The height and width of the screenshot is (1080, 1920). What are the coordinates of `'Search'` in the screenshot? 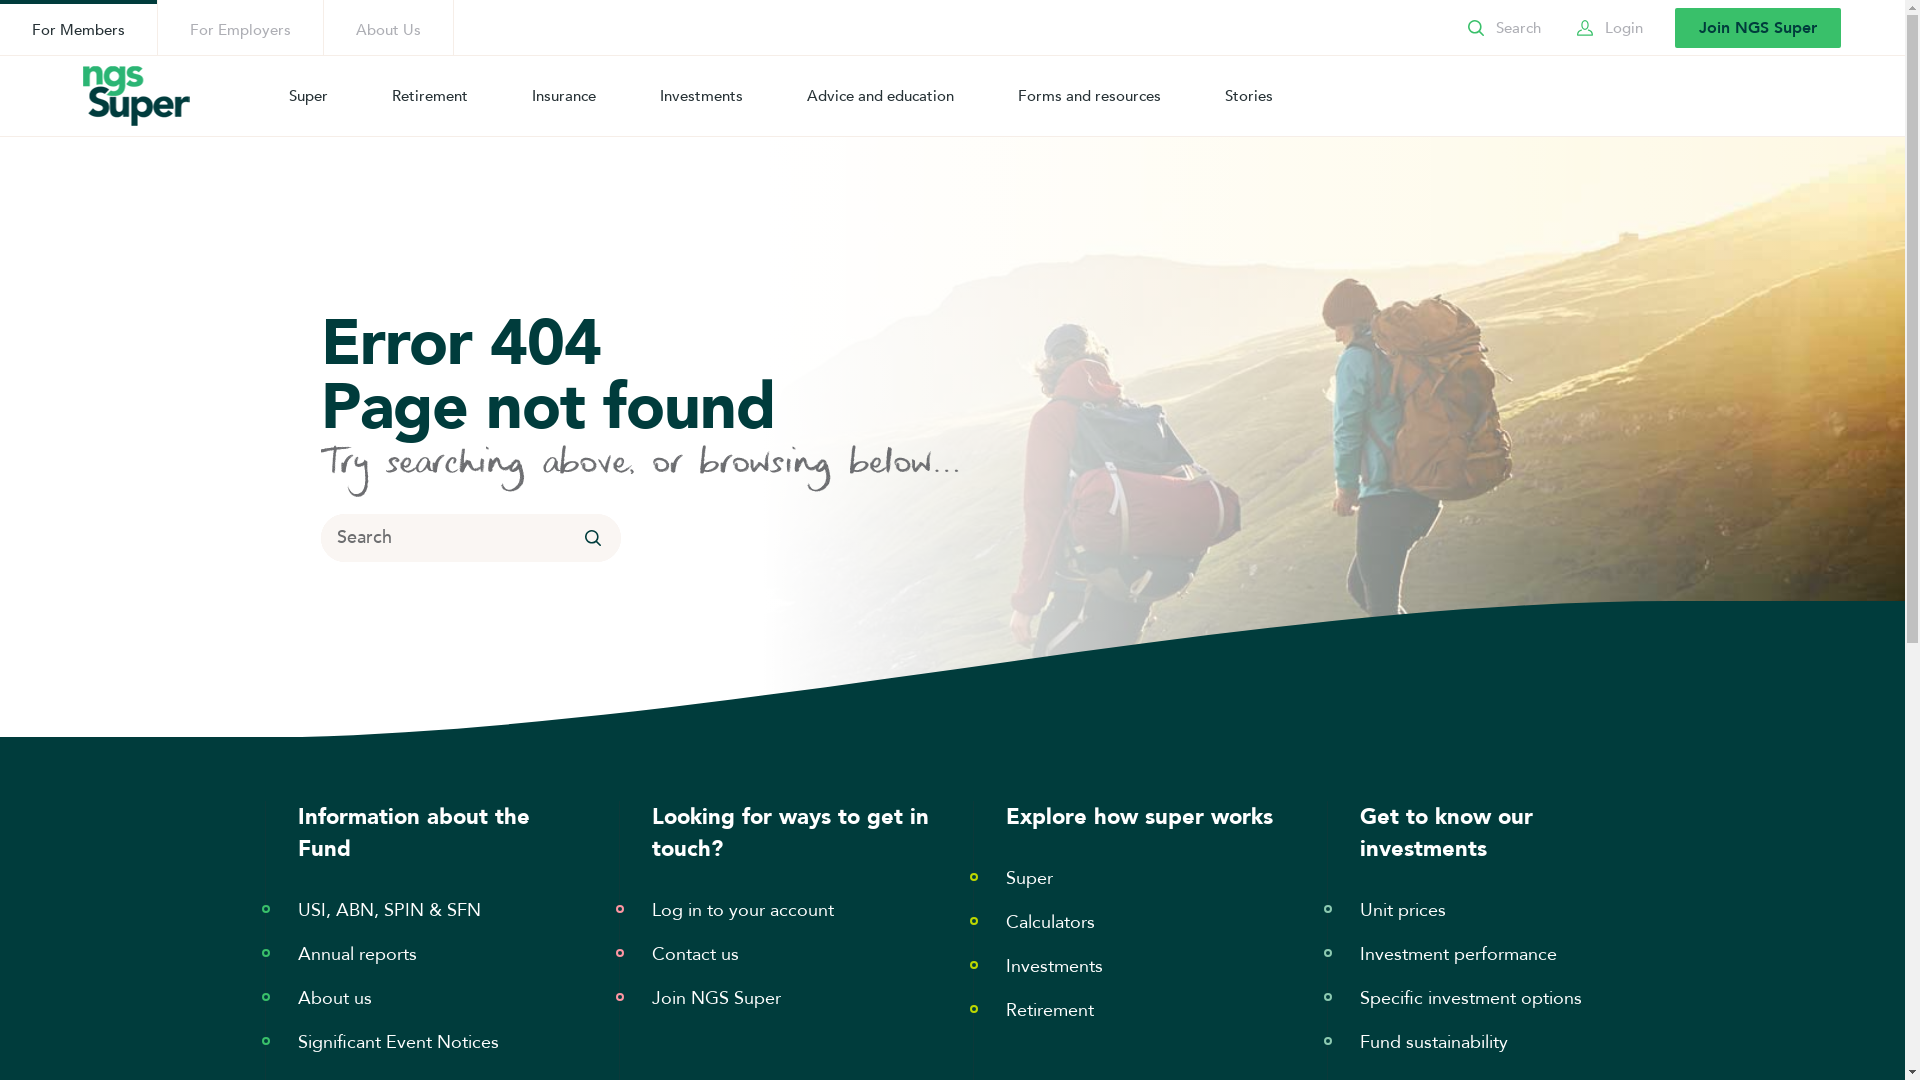 It's located at (1502, 27).